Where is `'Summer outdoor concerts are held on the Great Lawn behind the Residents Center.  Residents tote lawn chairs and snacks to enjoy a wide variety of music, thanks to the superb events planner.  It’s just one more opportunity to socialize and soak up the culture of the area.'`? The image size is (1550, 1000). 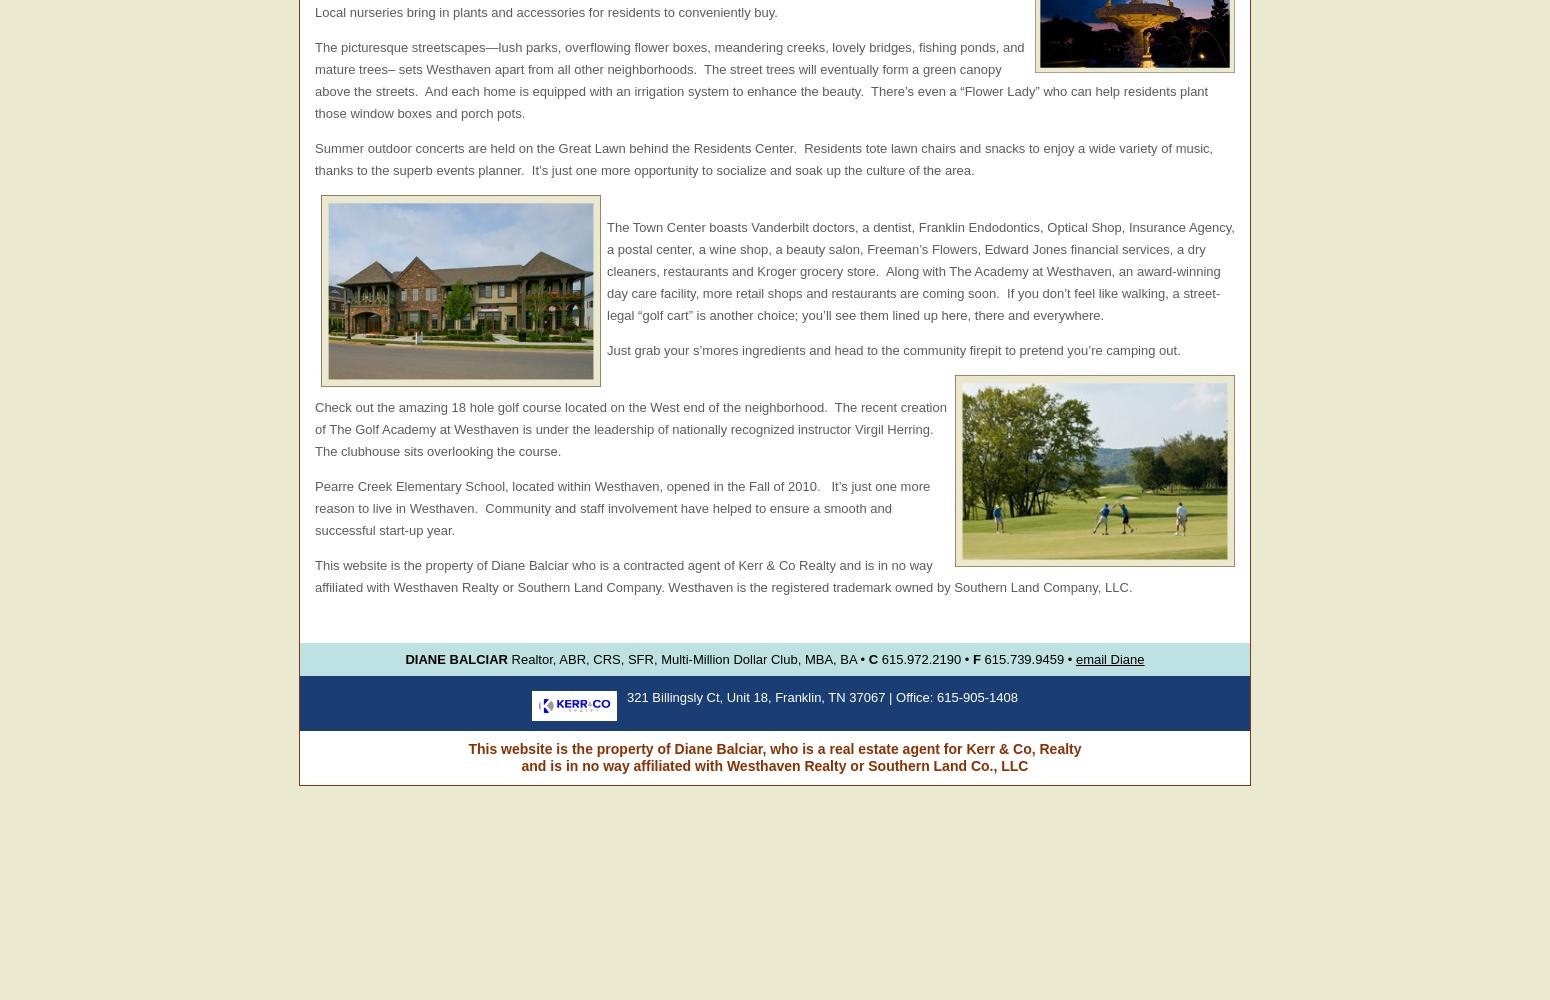 'Summer outdoor concerts are held on the Great Lawn behind the Residents Center.  Residents tote lawn chairs and snacks to enjoy a wide variety of music, thanks to the superb events planner.  It’s just one more opportunity to socialize and soak up the culture of the area.' is located at coordinates (763, 159).